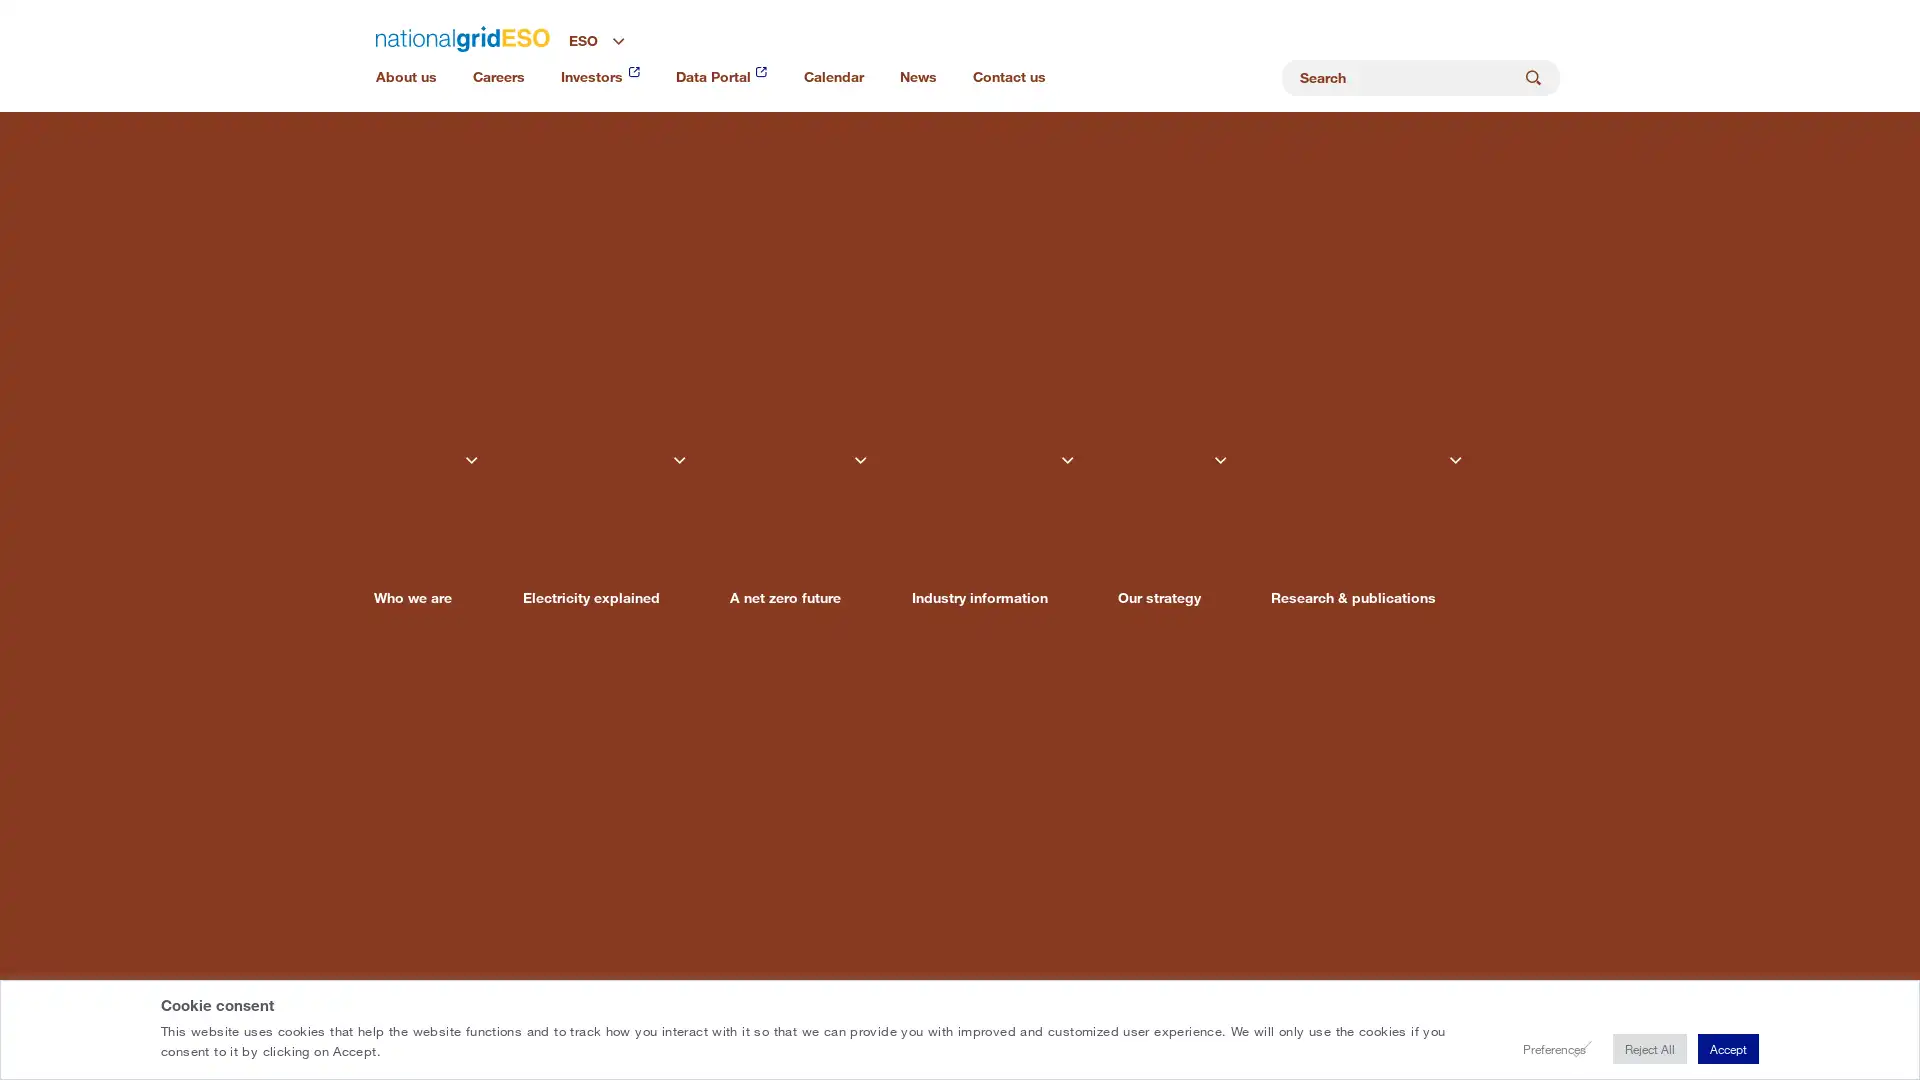 The width and height of the screenshot is (1920, 1080). What do you see at coordinates (1722, 1048) in the screenshot?
I see `Accept` at bounding box center [1722, 1048].